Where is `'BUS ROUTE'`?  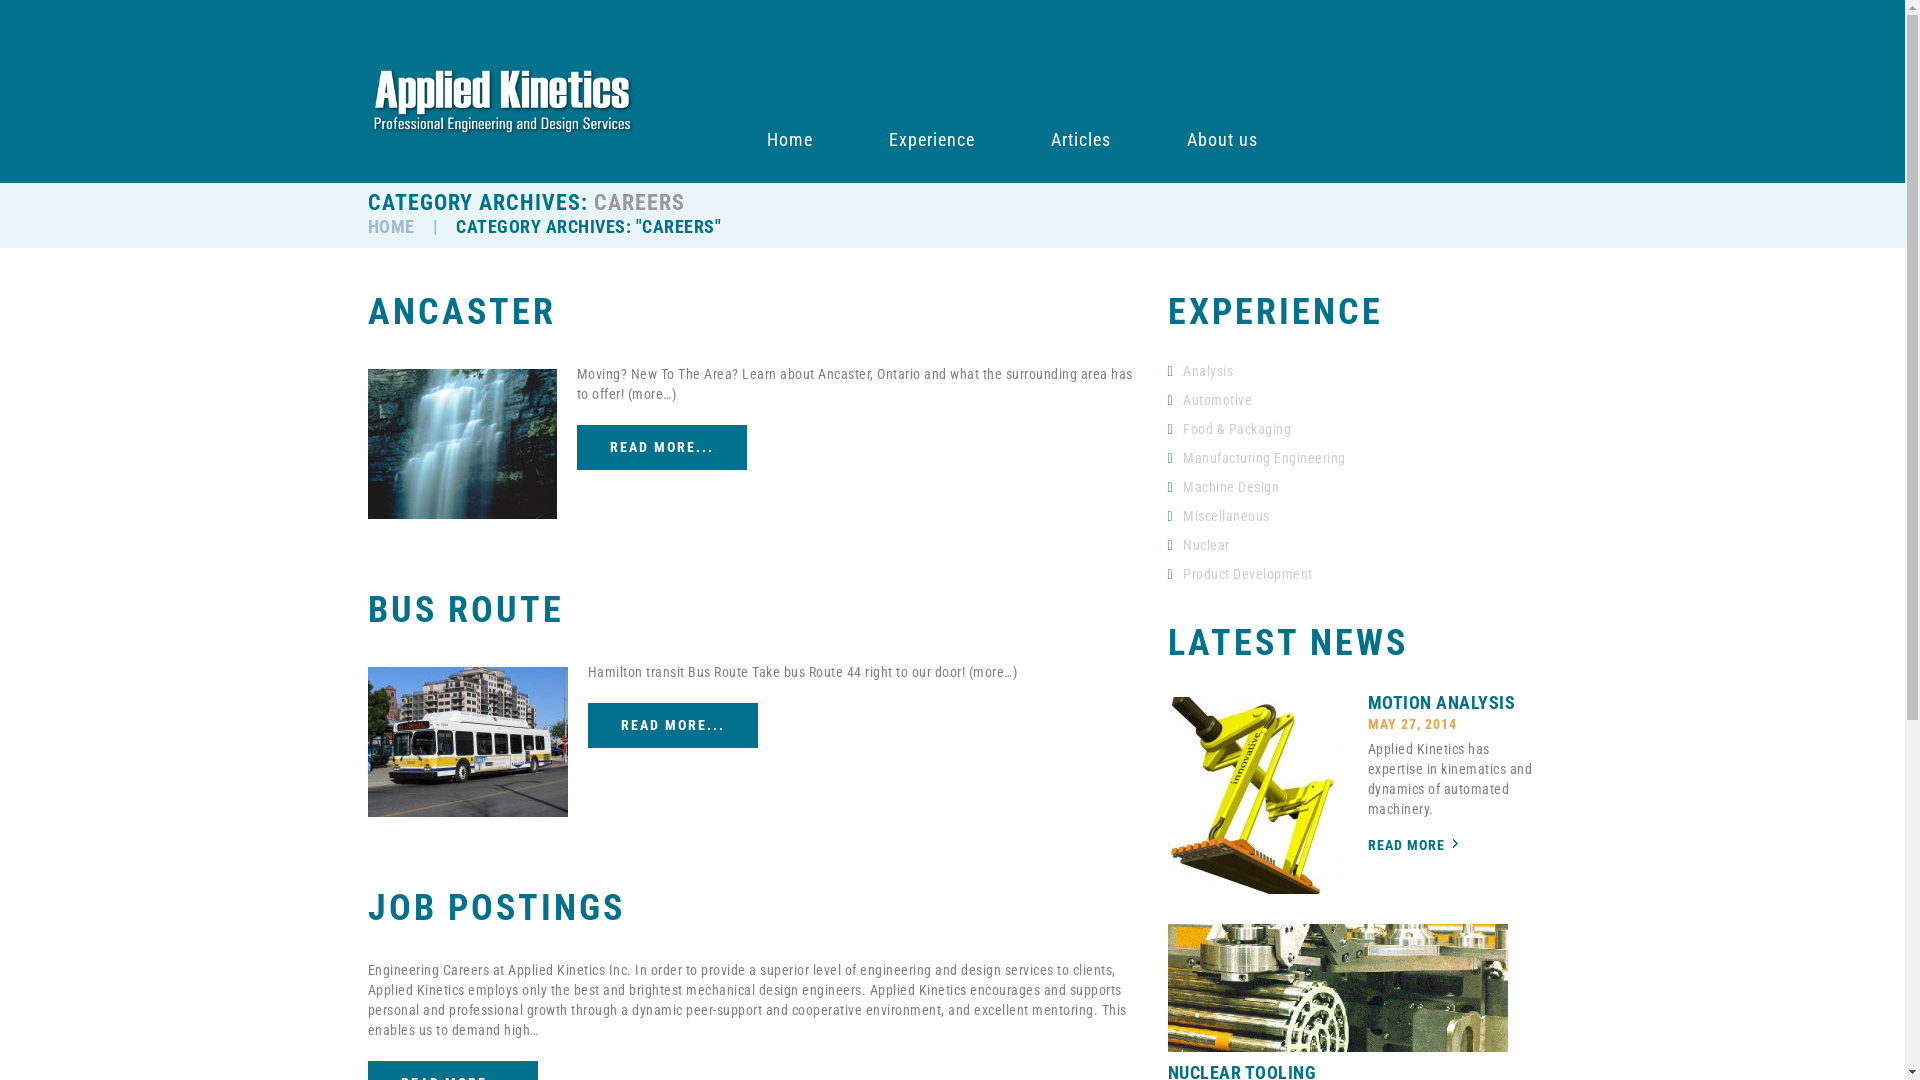 'BUS ROUTE' is located at coordinates (368, 608).